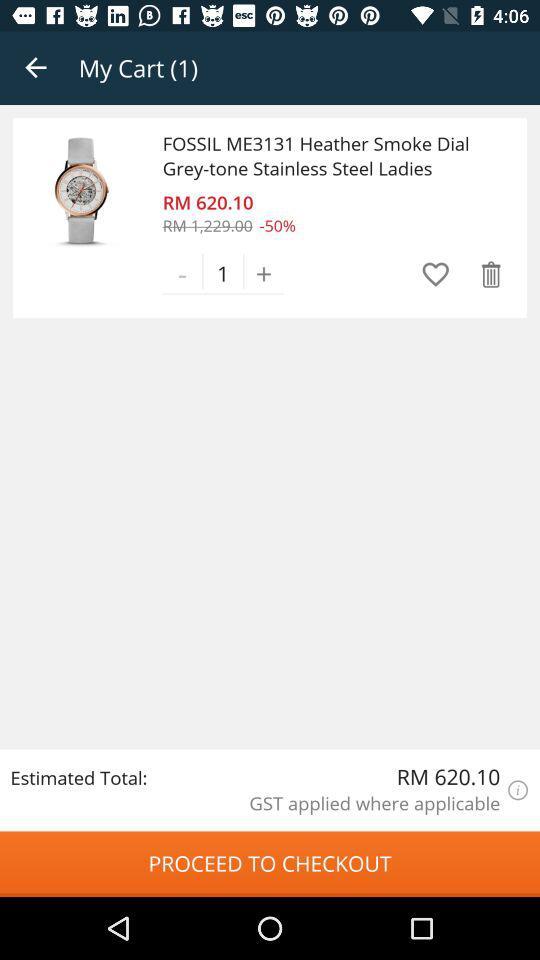 This screenshot has width=540, height=960. I want to click on item above the estimated total: icon, so click(81, 190).